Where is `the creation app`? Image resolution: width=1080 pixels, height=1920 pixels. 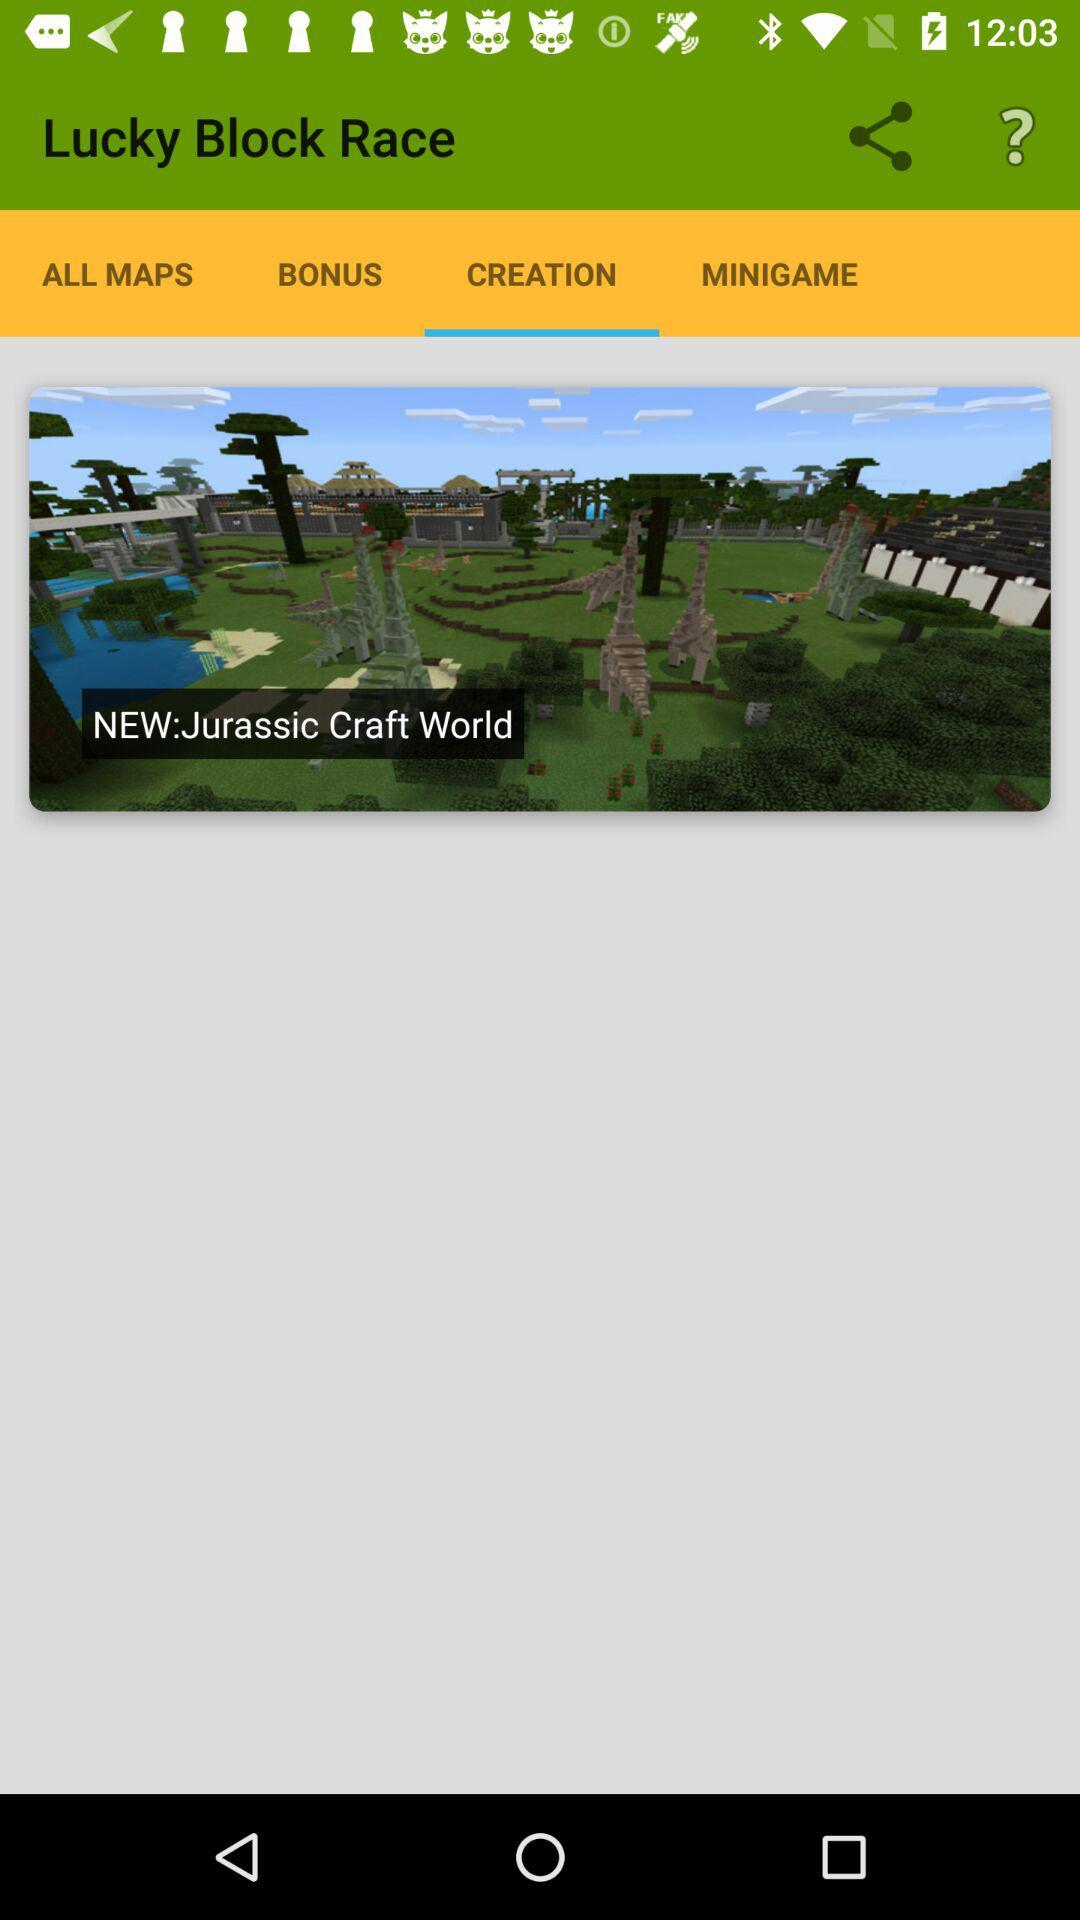
the creation app is located at coordinates (541, 272).